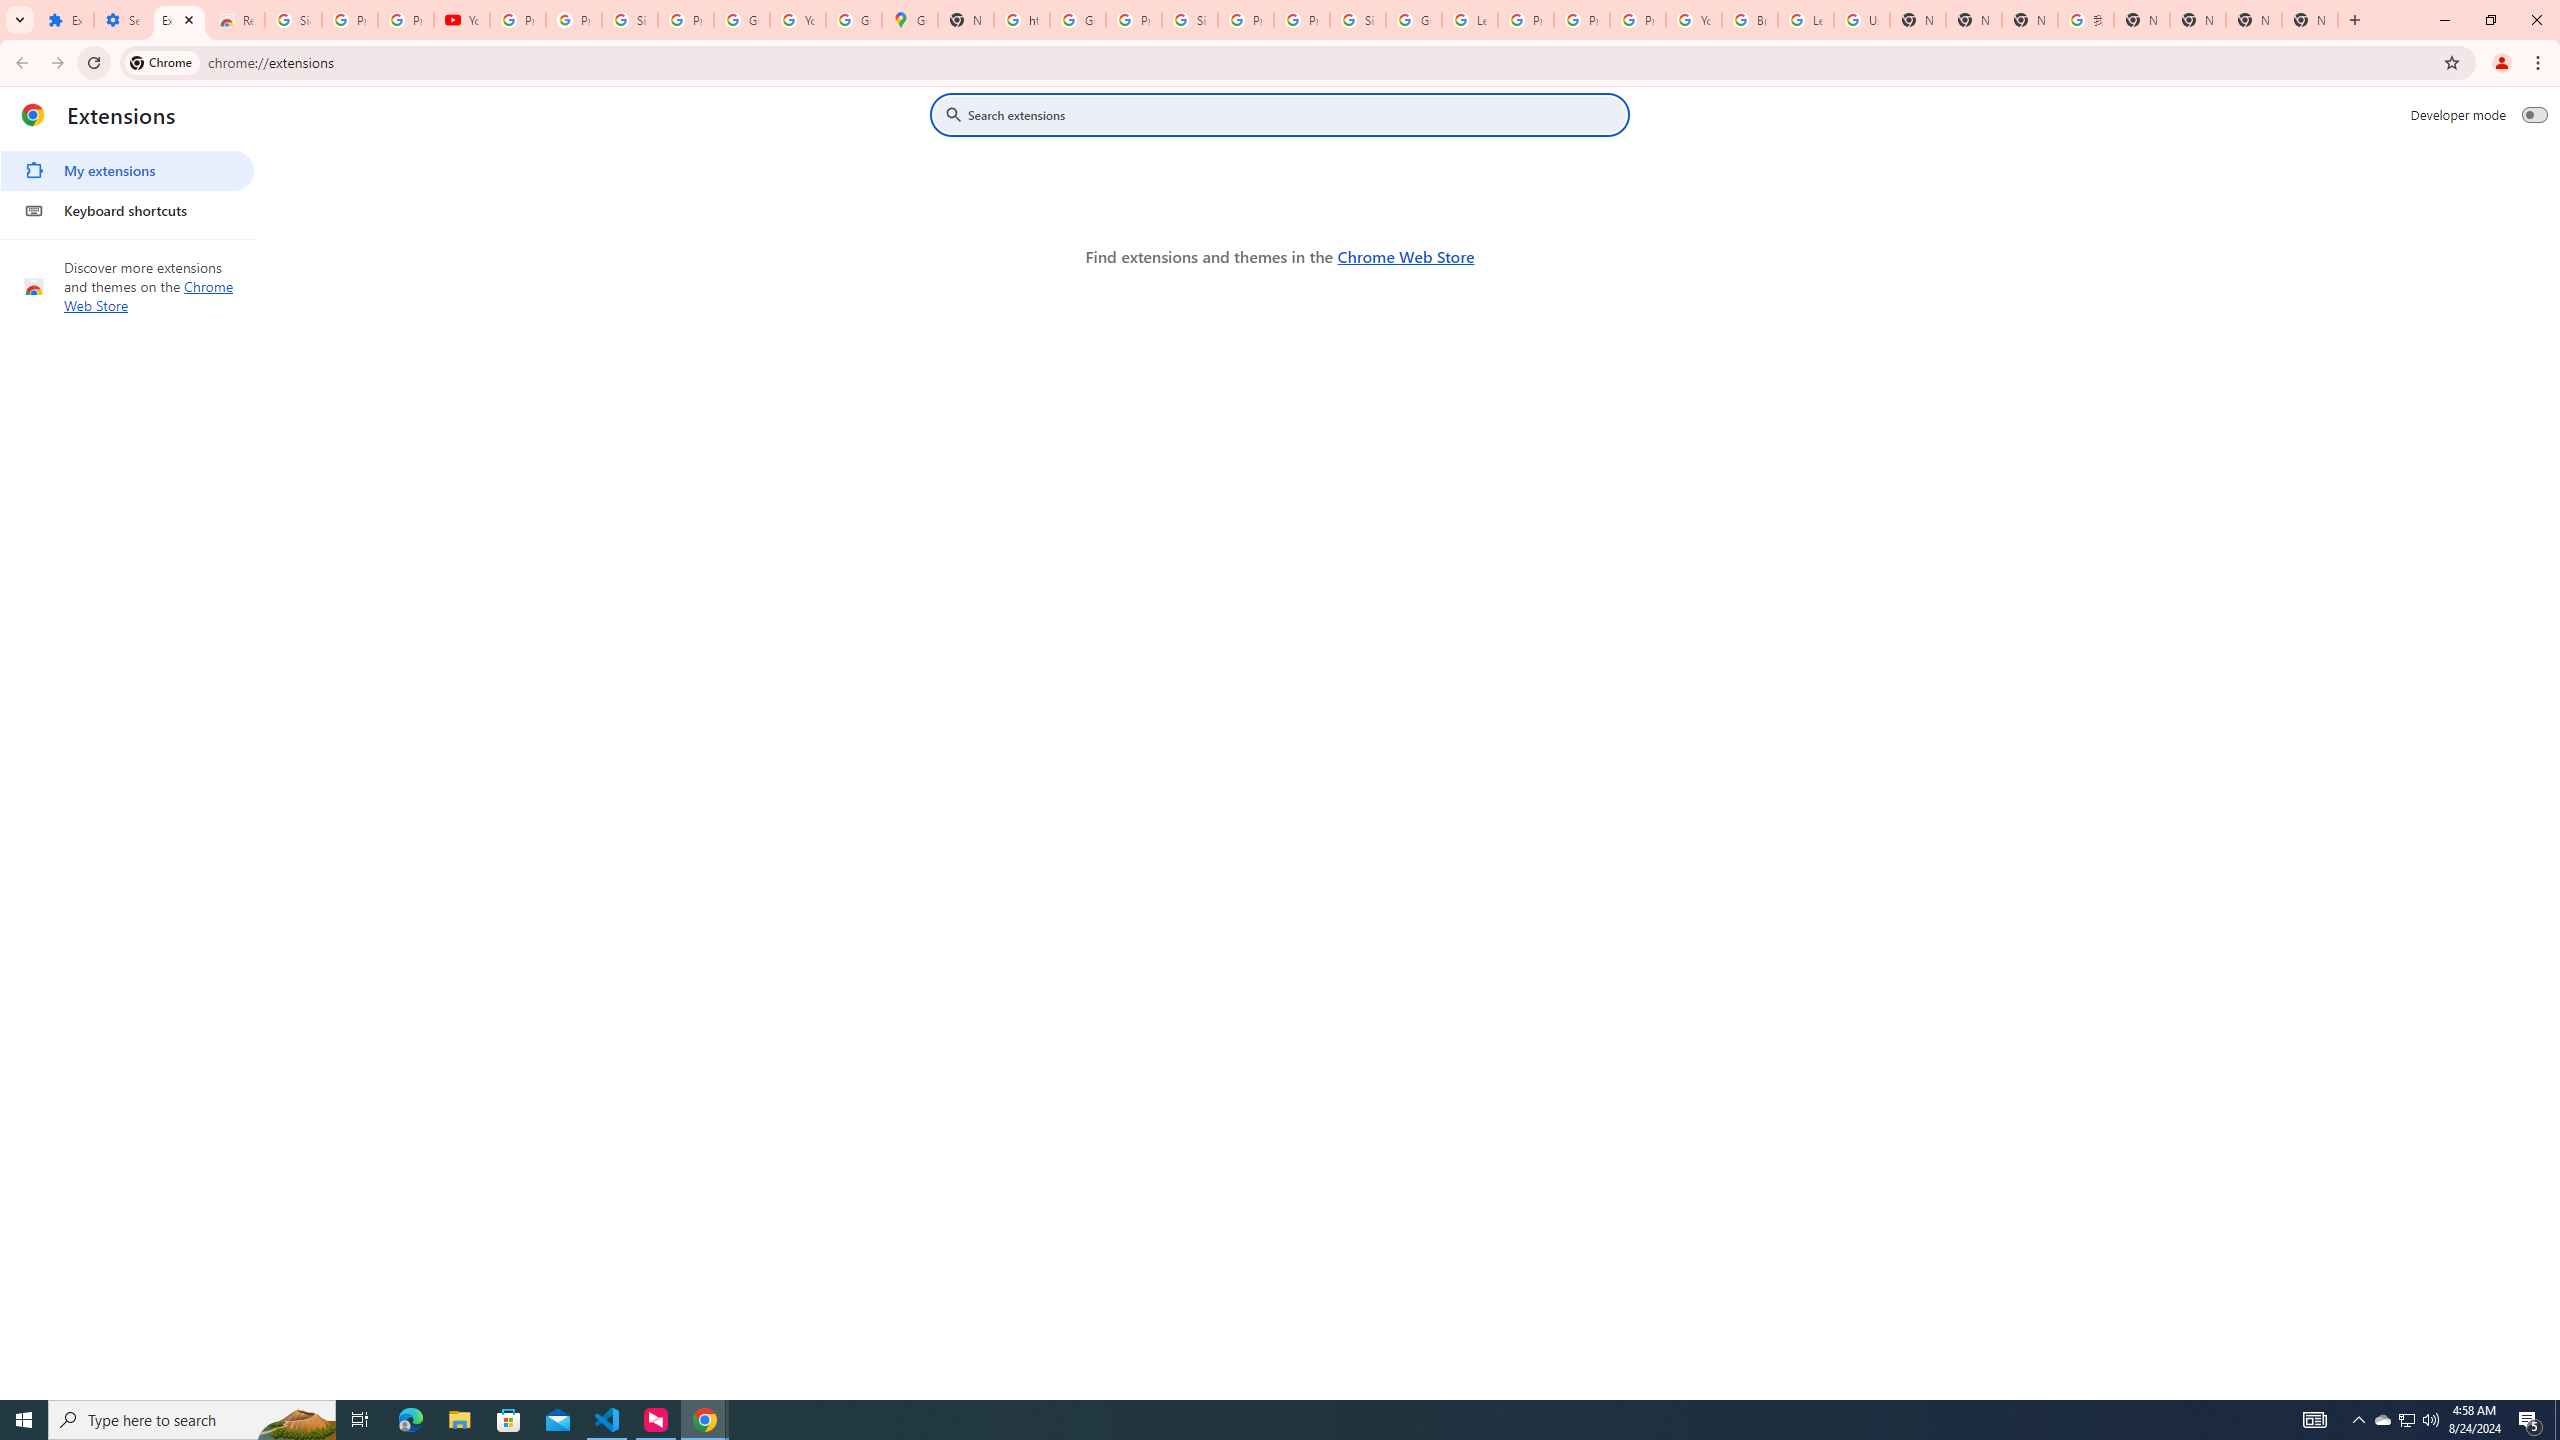 This screenshot has width=2560, height=1440. What do you see at coordinates (1293, 114) in the screenshot?
I see `'Search extensions'` at bounding box center [1293, 114].